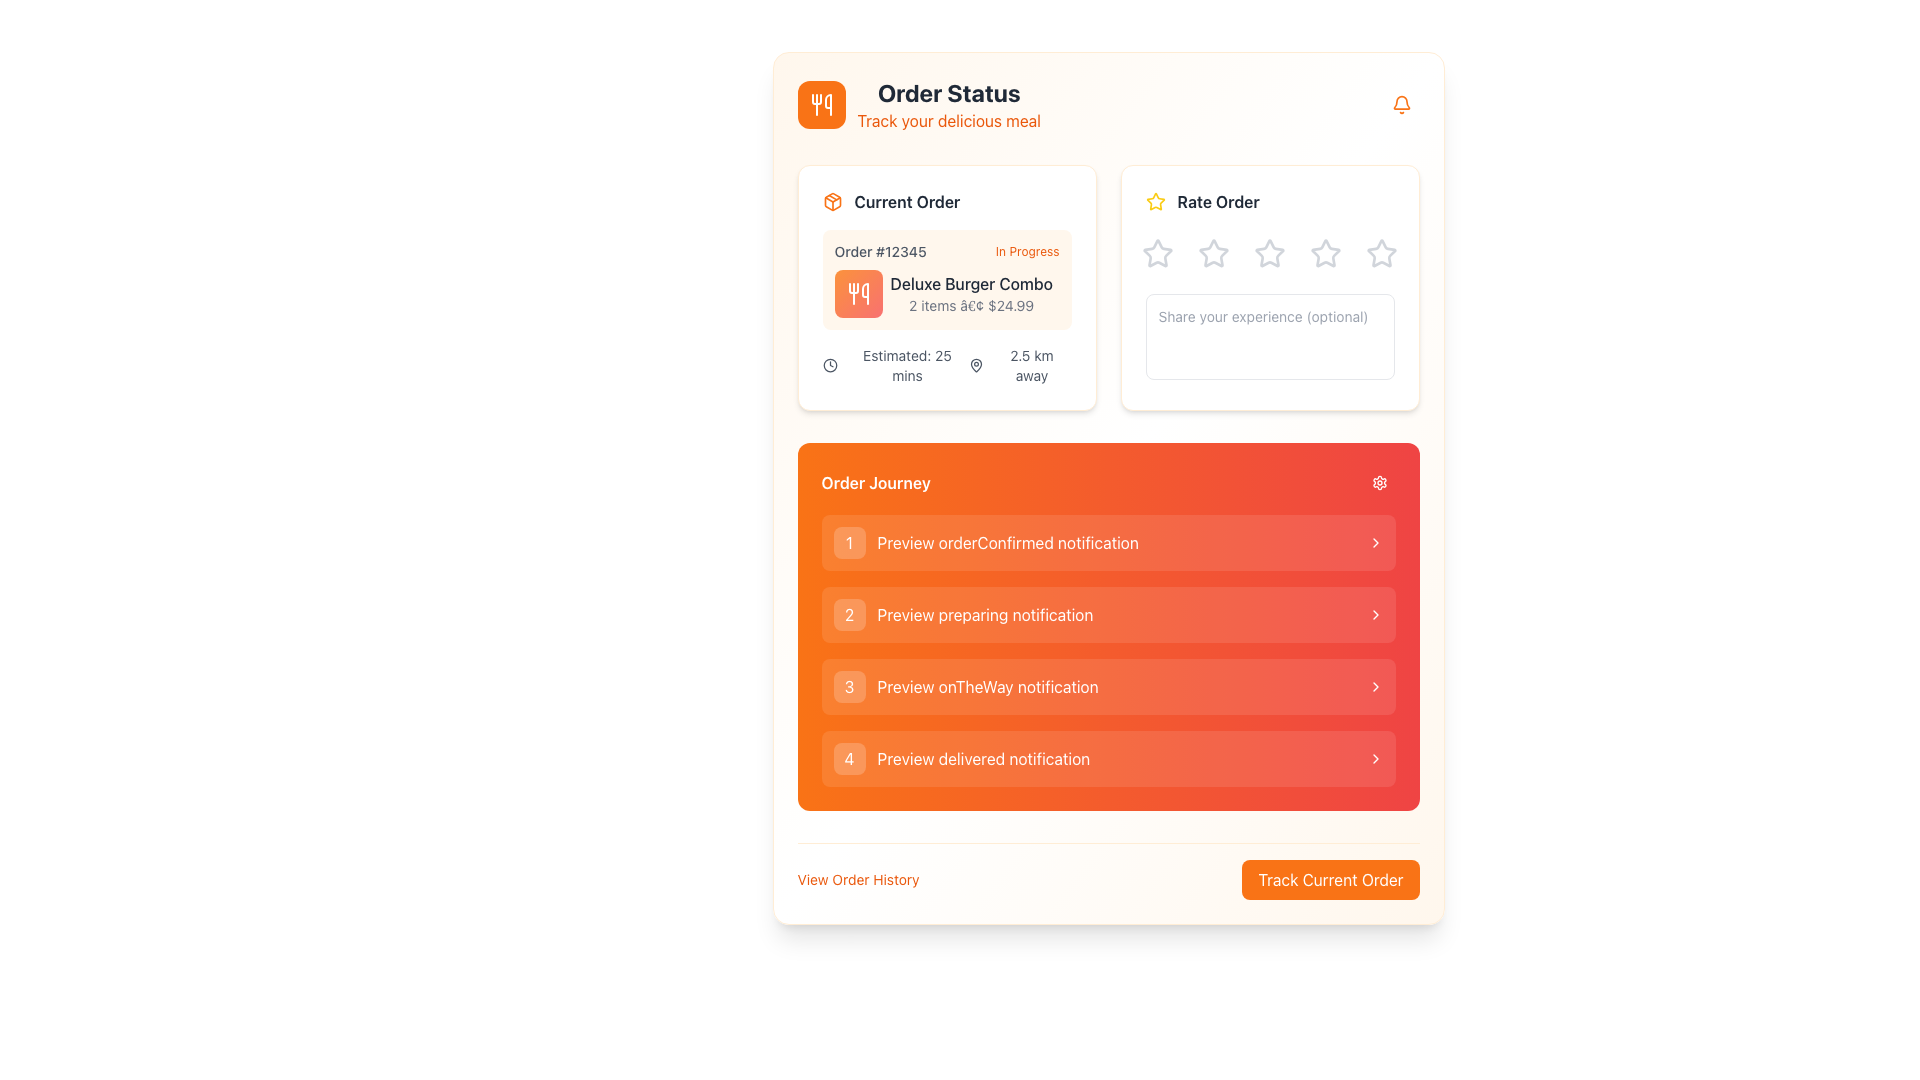  Describe the element at coordinates (1020, 366) in the screenshot. I see `the Text Label that indicates the estimated distance to the specific location in the 'Current Order' section, located at the bottom right corner following the text 'Estimated: 25 mins'` at that location.